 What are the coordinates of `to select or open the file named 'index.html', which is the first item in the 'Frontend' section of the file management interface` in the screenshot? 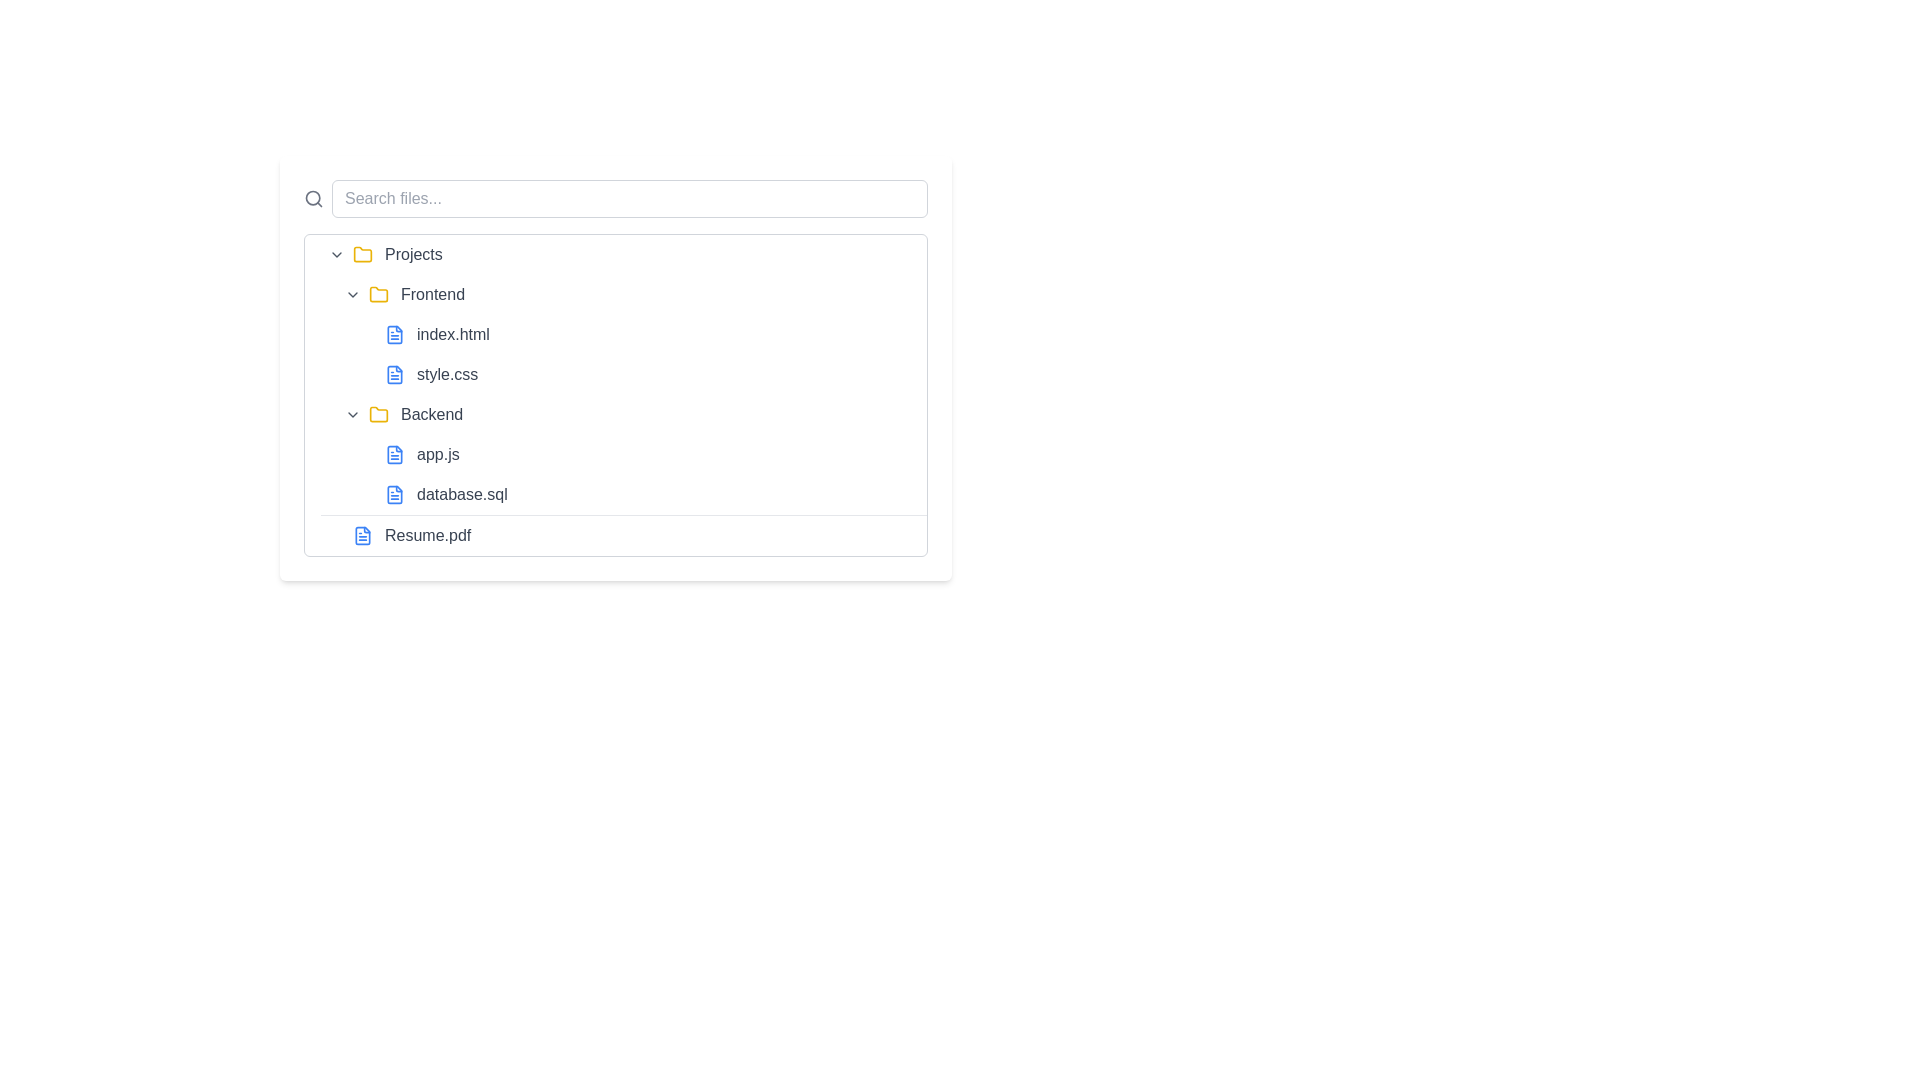 It's located at (638, 334).